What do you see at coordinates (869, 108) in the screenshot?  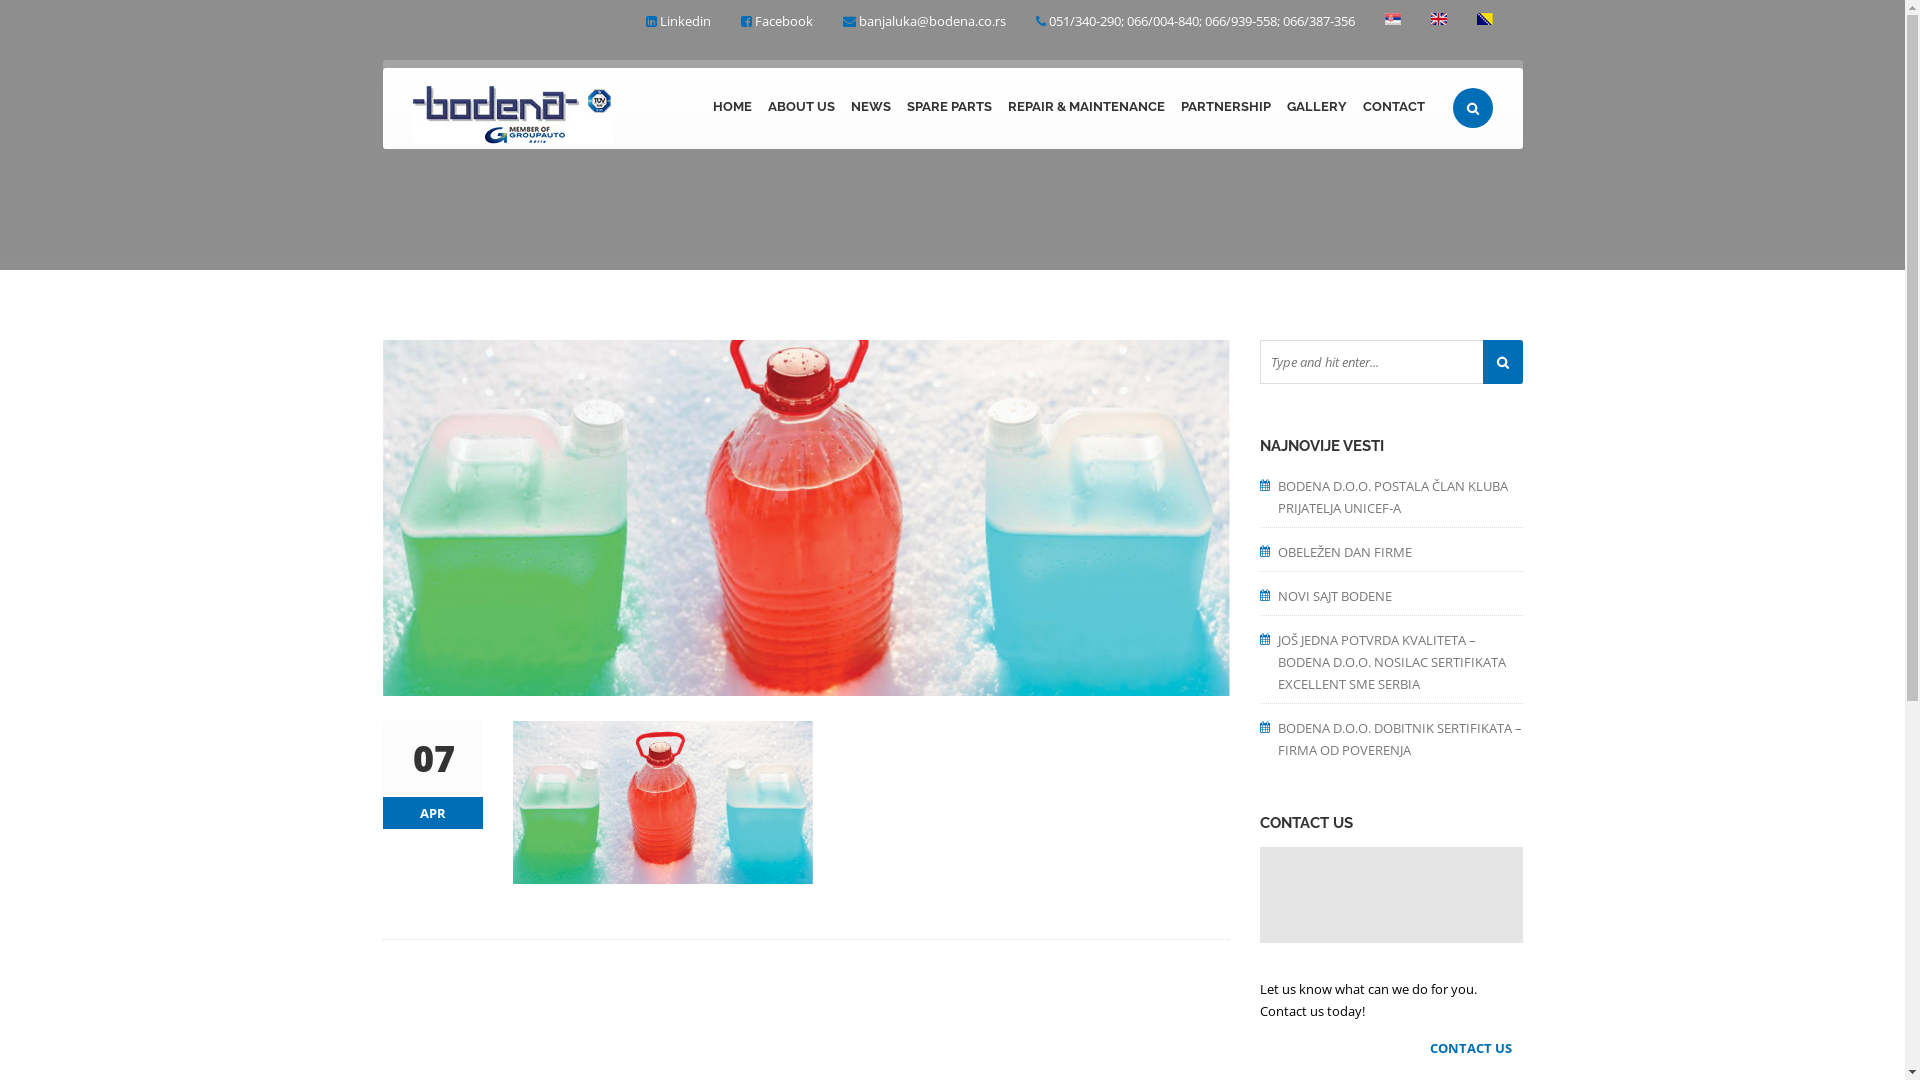 I see `'NEWS'` at bounding box center [869, 108].